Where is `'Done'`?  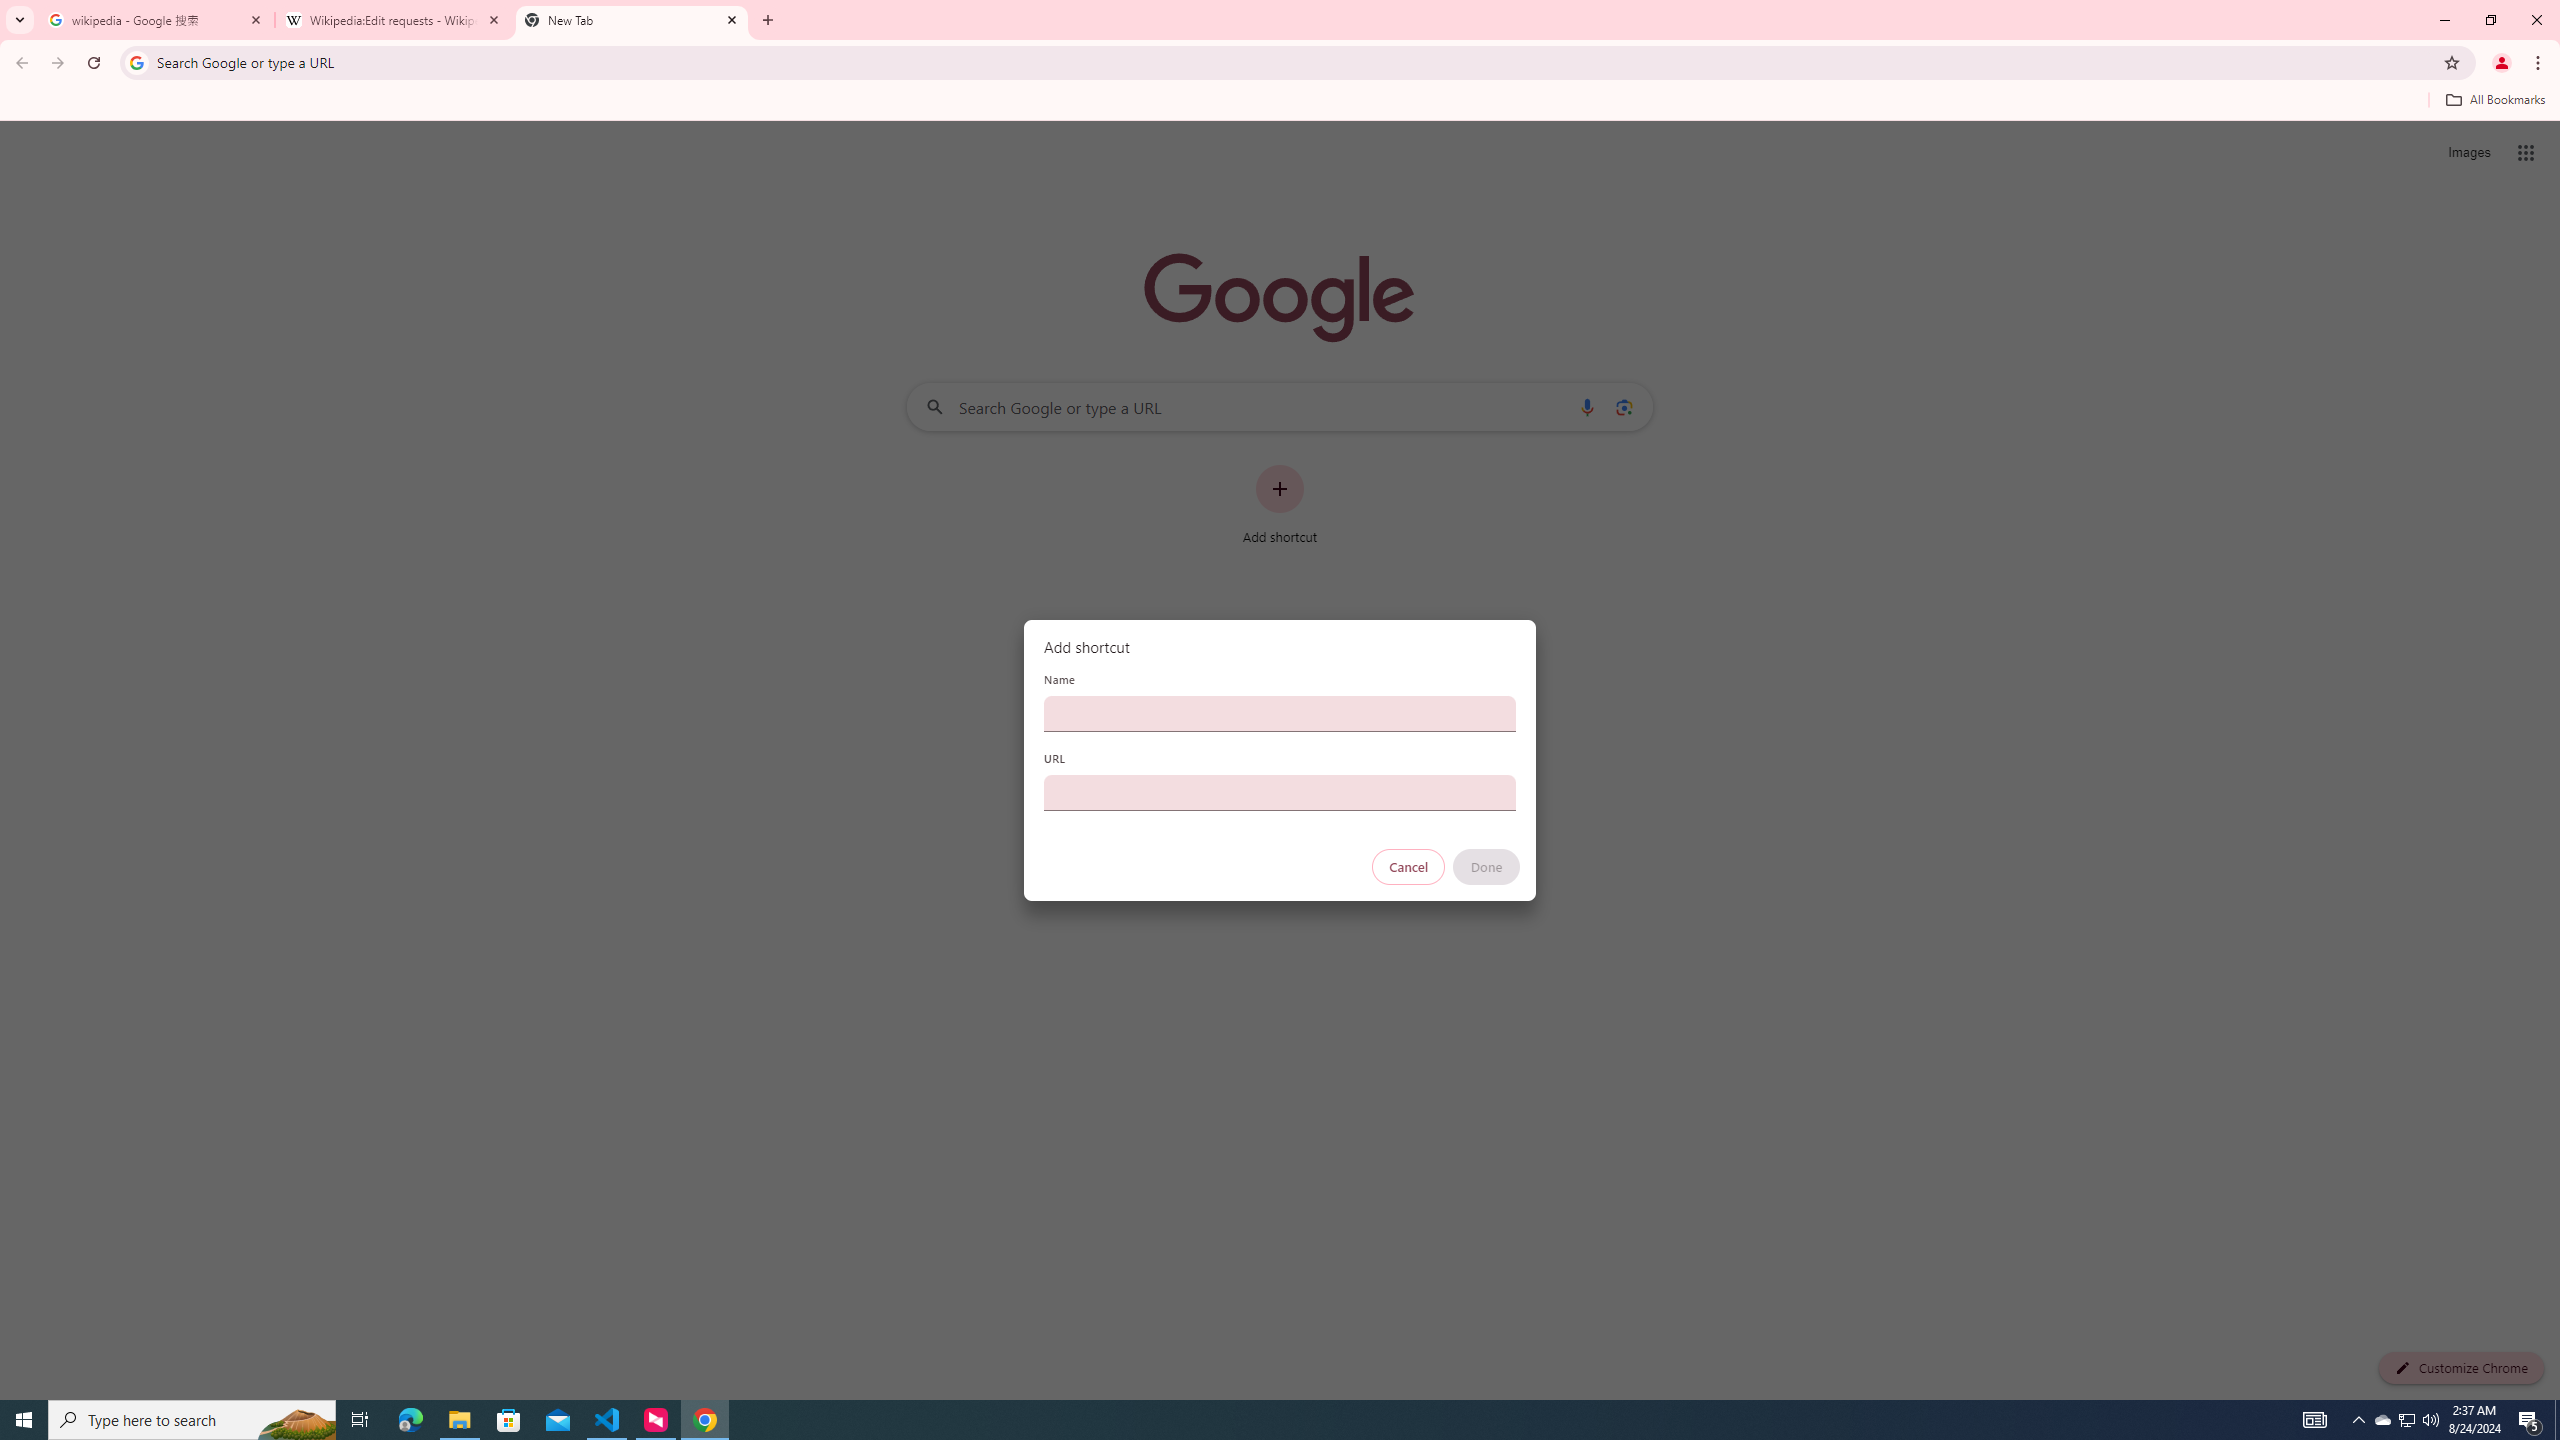
'Done' is located at coordinates (1487, 866).